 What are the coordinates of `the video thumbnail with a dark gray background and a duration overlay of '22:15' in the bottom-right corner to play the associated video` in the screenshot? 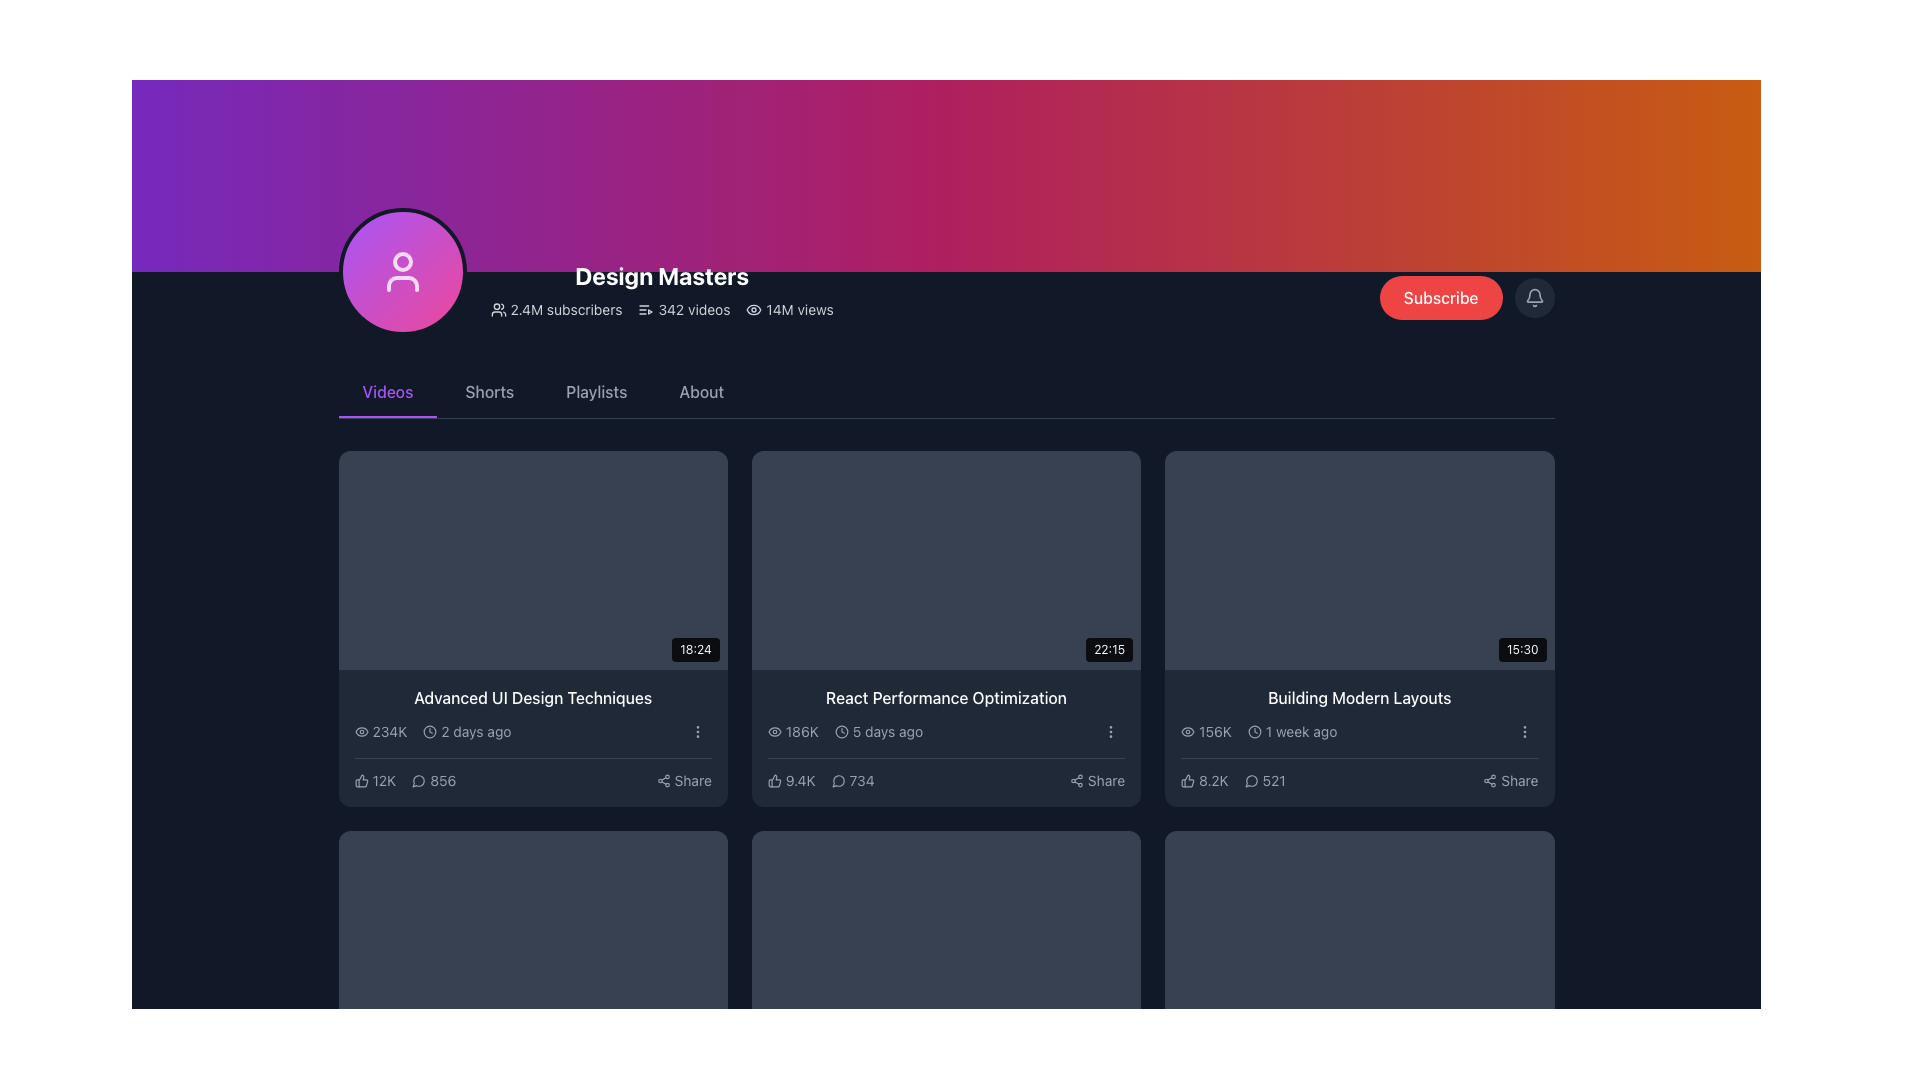 It's located at (945, 560).